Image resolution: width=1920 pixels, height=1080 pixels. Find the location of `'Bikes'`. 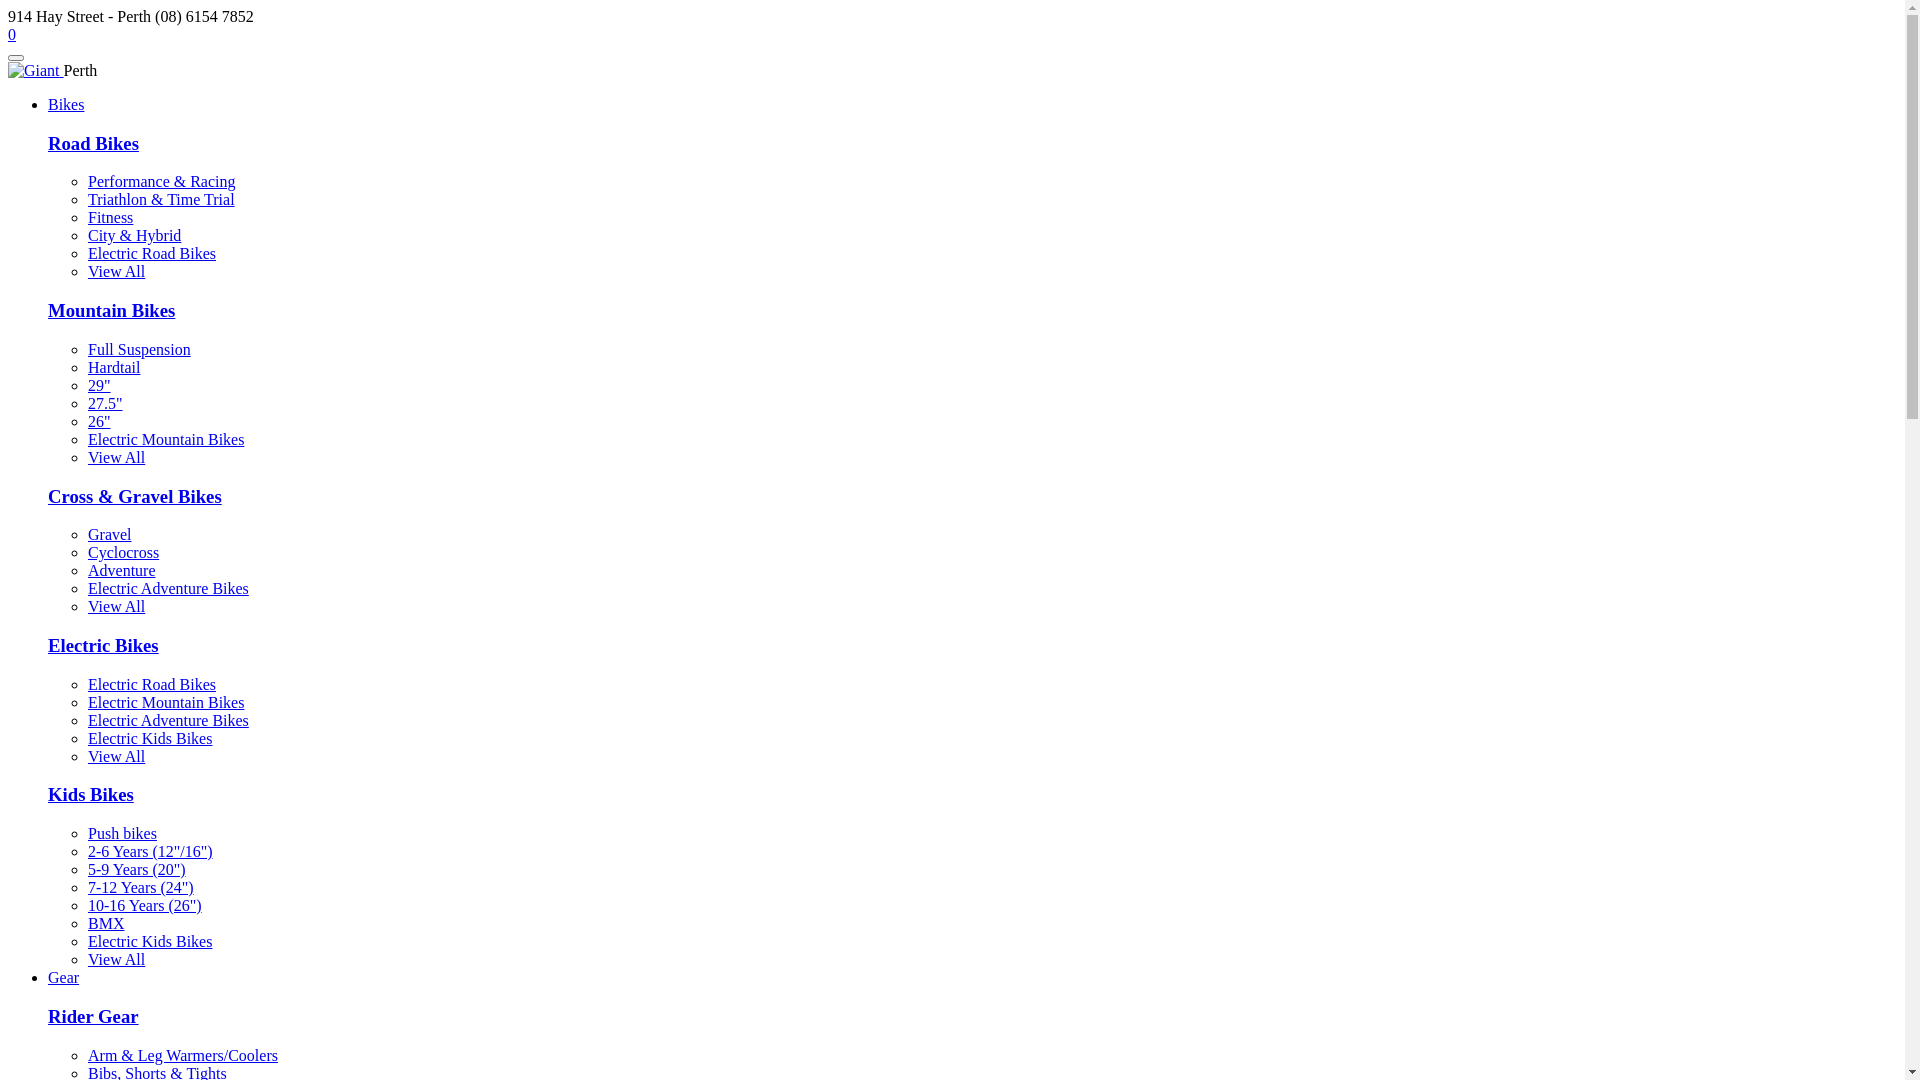

'Bikes' is located at coordinates (66, 104).